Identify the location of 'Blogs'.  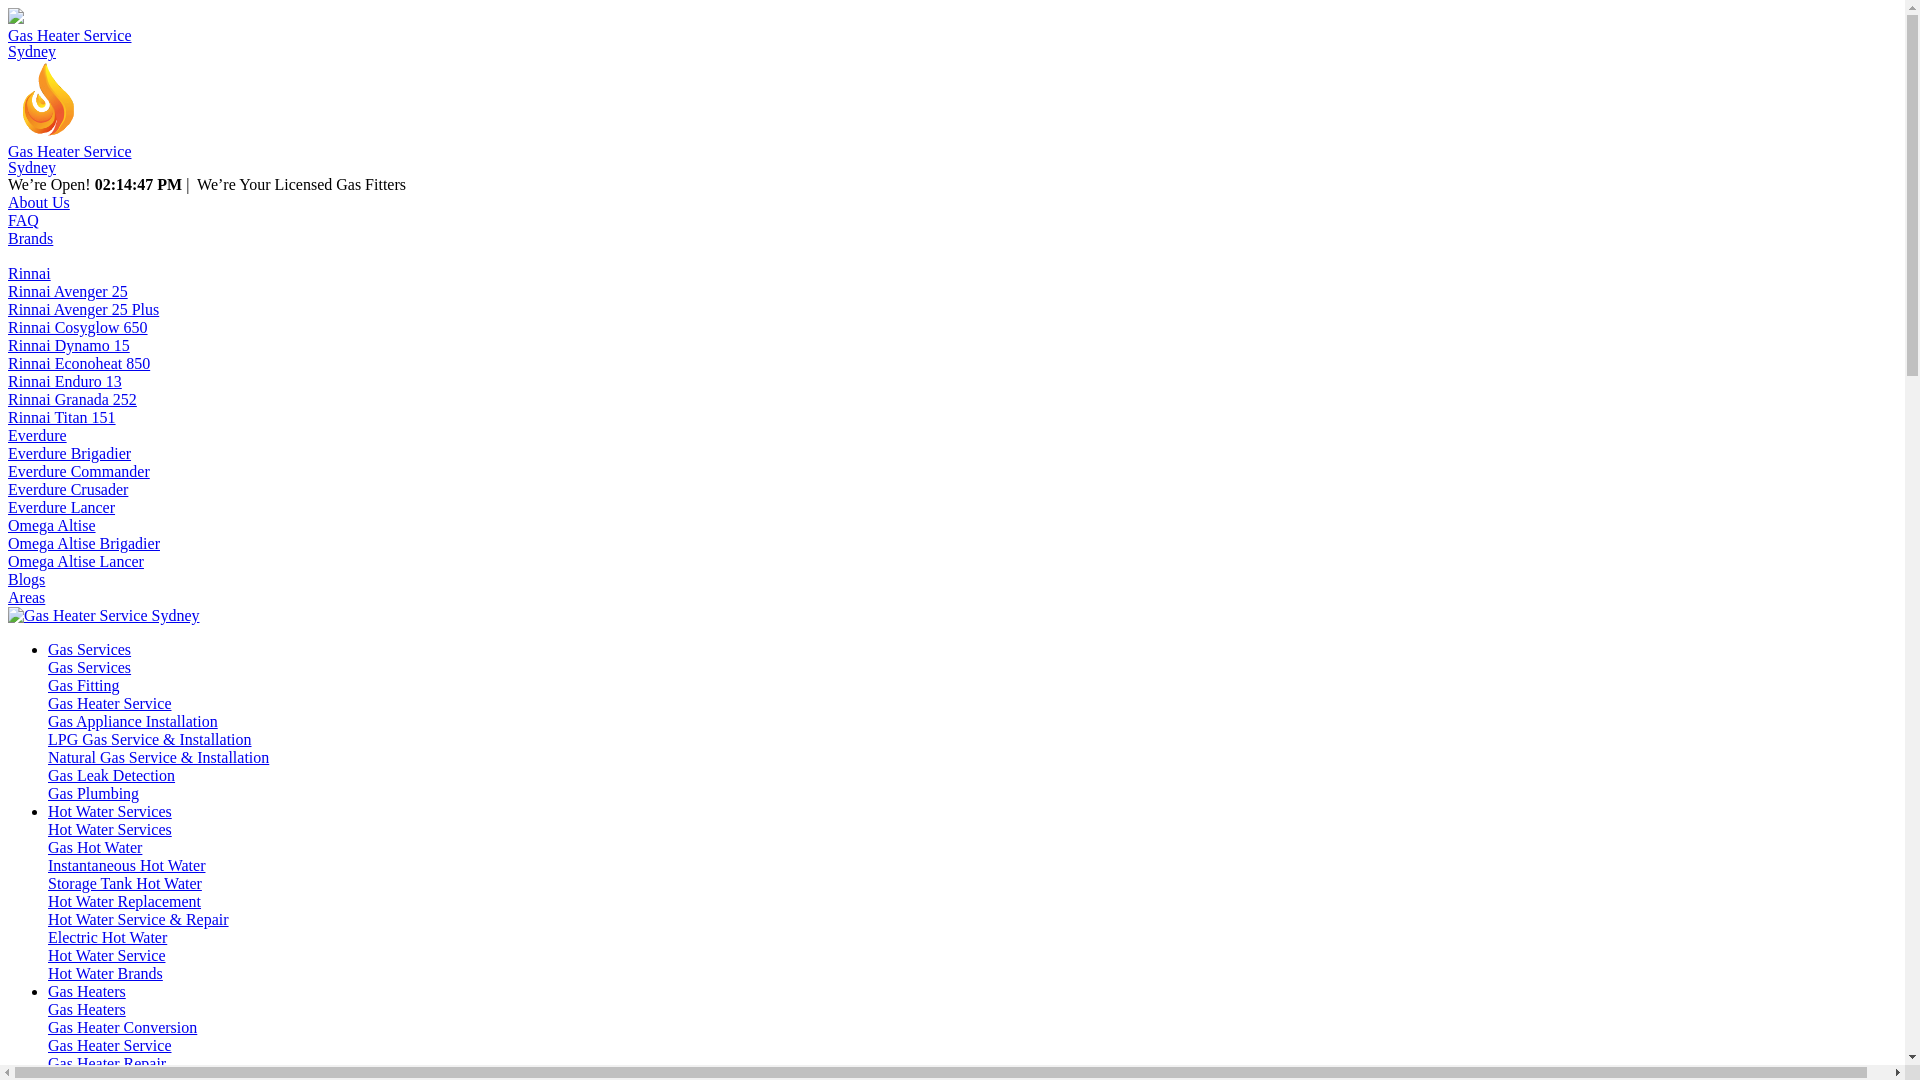
(26, 579).